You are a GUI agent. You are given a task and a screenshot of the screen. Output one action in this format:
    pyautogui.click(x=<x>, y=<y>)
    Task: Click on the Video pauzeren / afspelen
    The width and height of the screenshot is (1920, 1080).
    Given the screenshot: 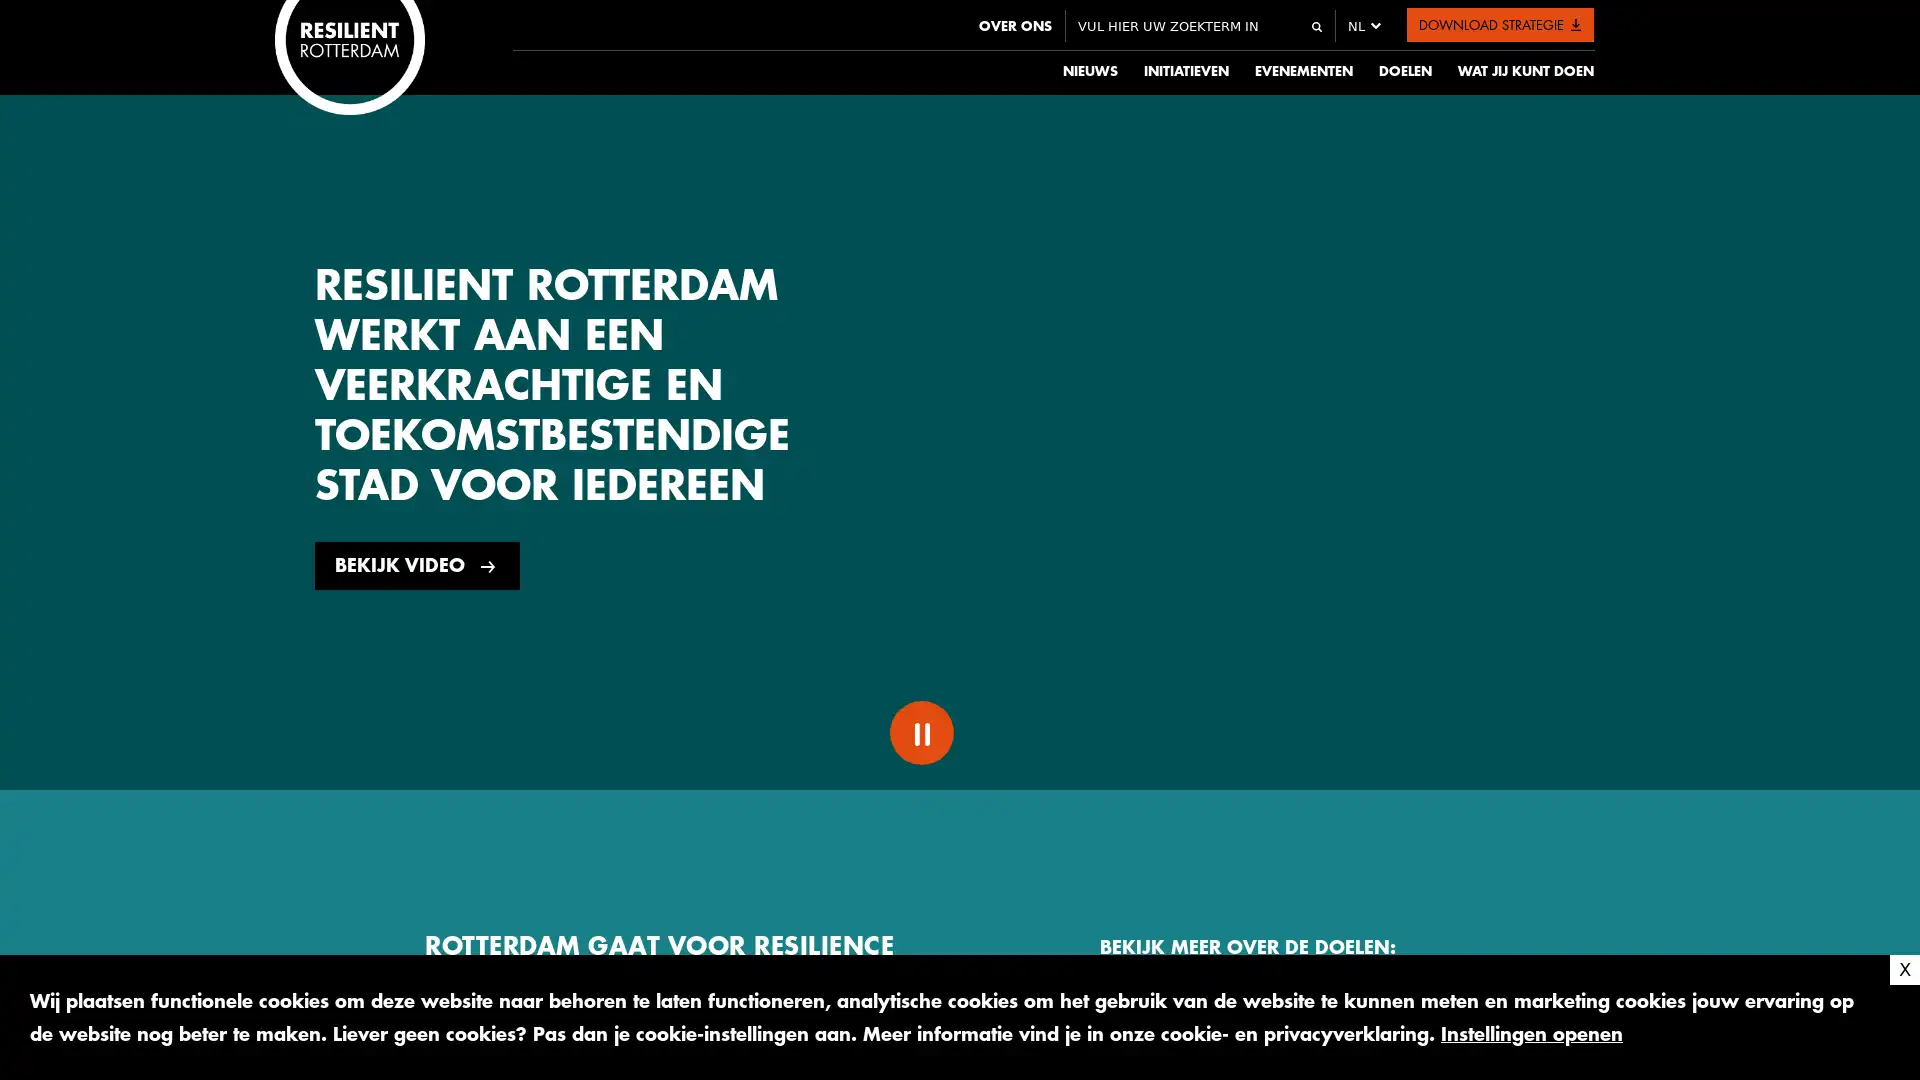 What is the action you would take?
    pyautogui.click(x=920, y=732)
    